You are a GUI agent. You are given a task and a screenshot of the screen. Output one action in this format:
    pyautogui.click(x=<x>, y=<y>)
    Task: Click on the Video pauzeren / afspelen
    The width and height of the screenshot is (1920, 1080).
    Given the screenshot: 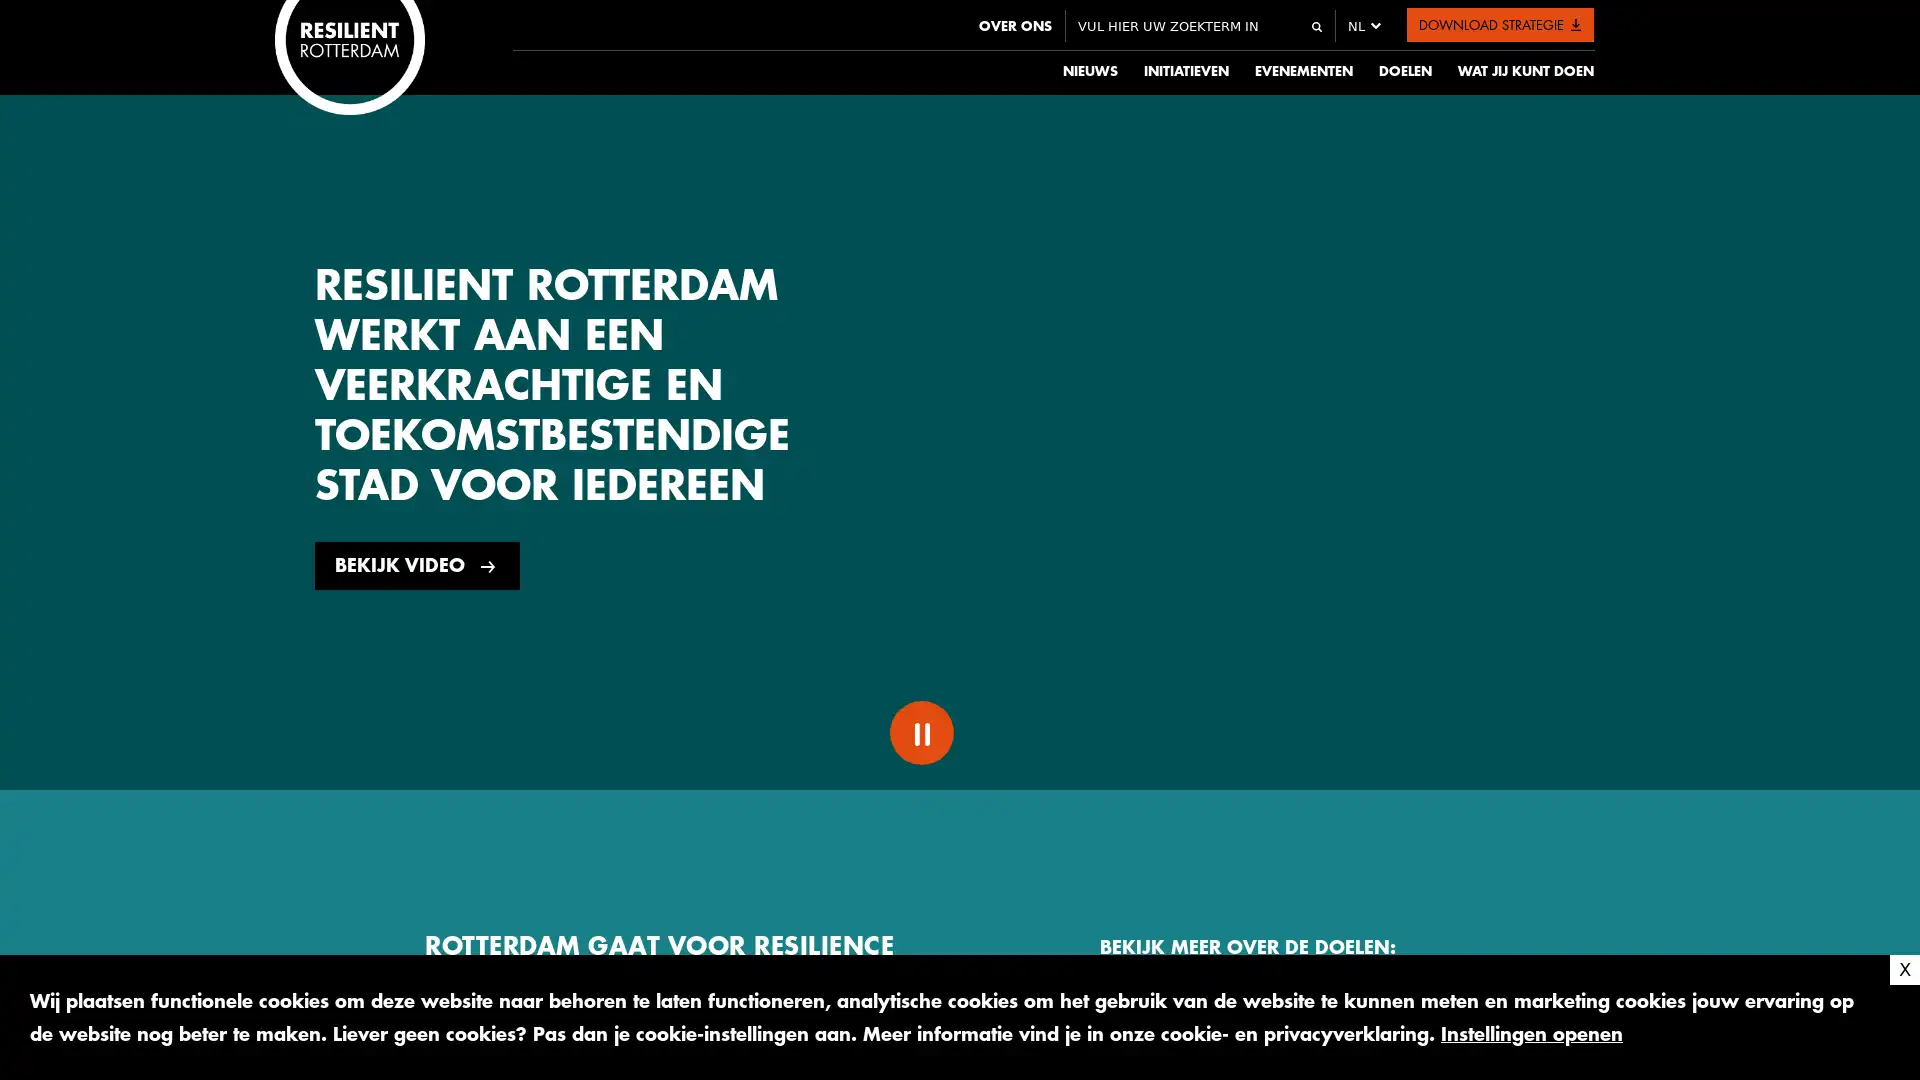 What is the action you would take?
    pyautogui.click(x=920, y=732)
    